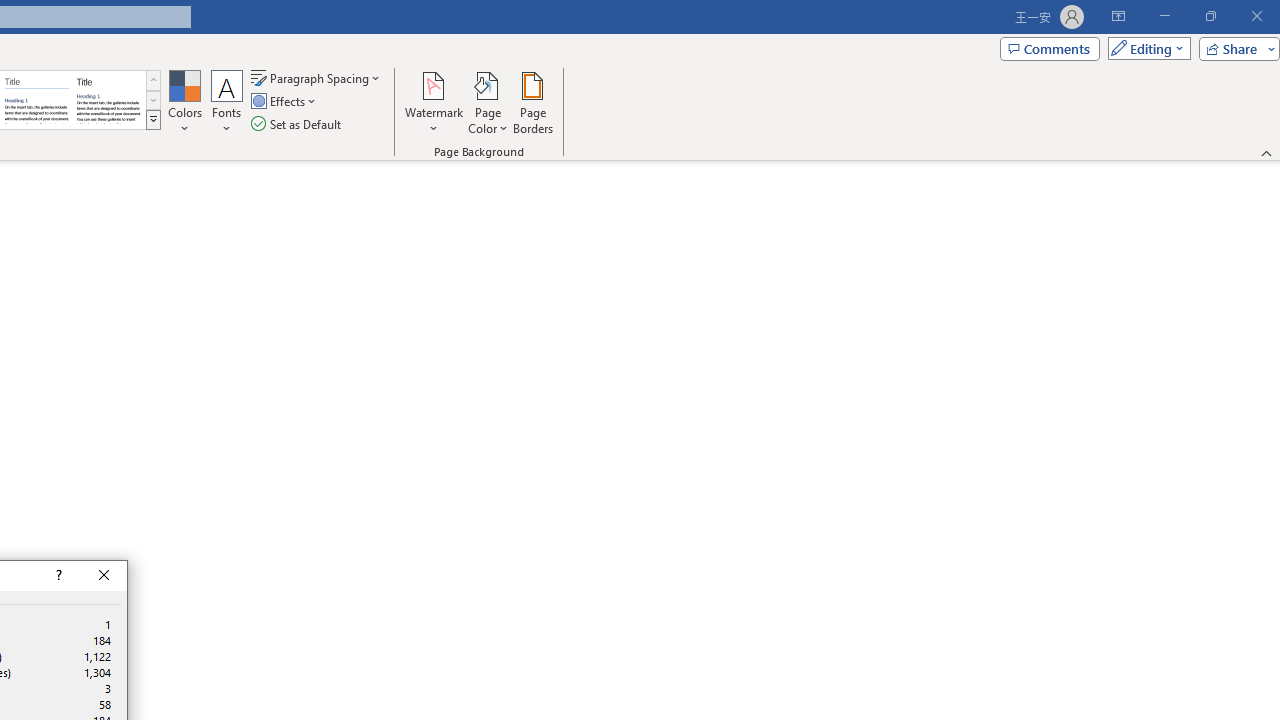 Image resolution: width=1280 pixels, height=720 pixels. What do you see at coordinates (433, 103) in the screenshot?
I see `'Watermark'` at bounding box center [433, 103].